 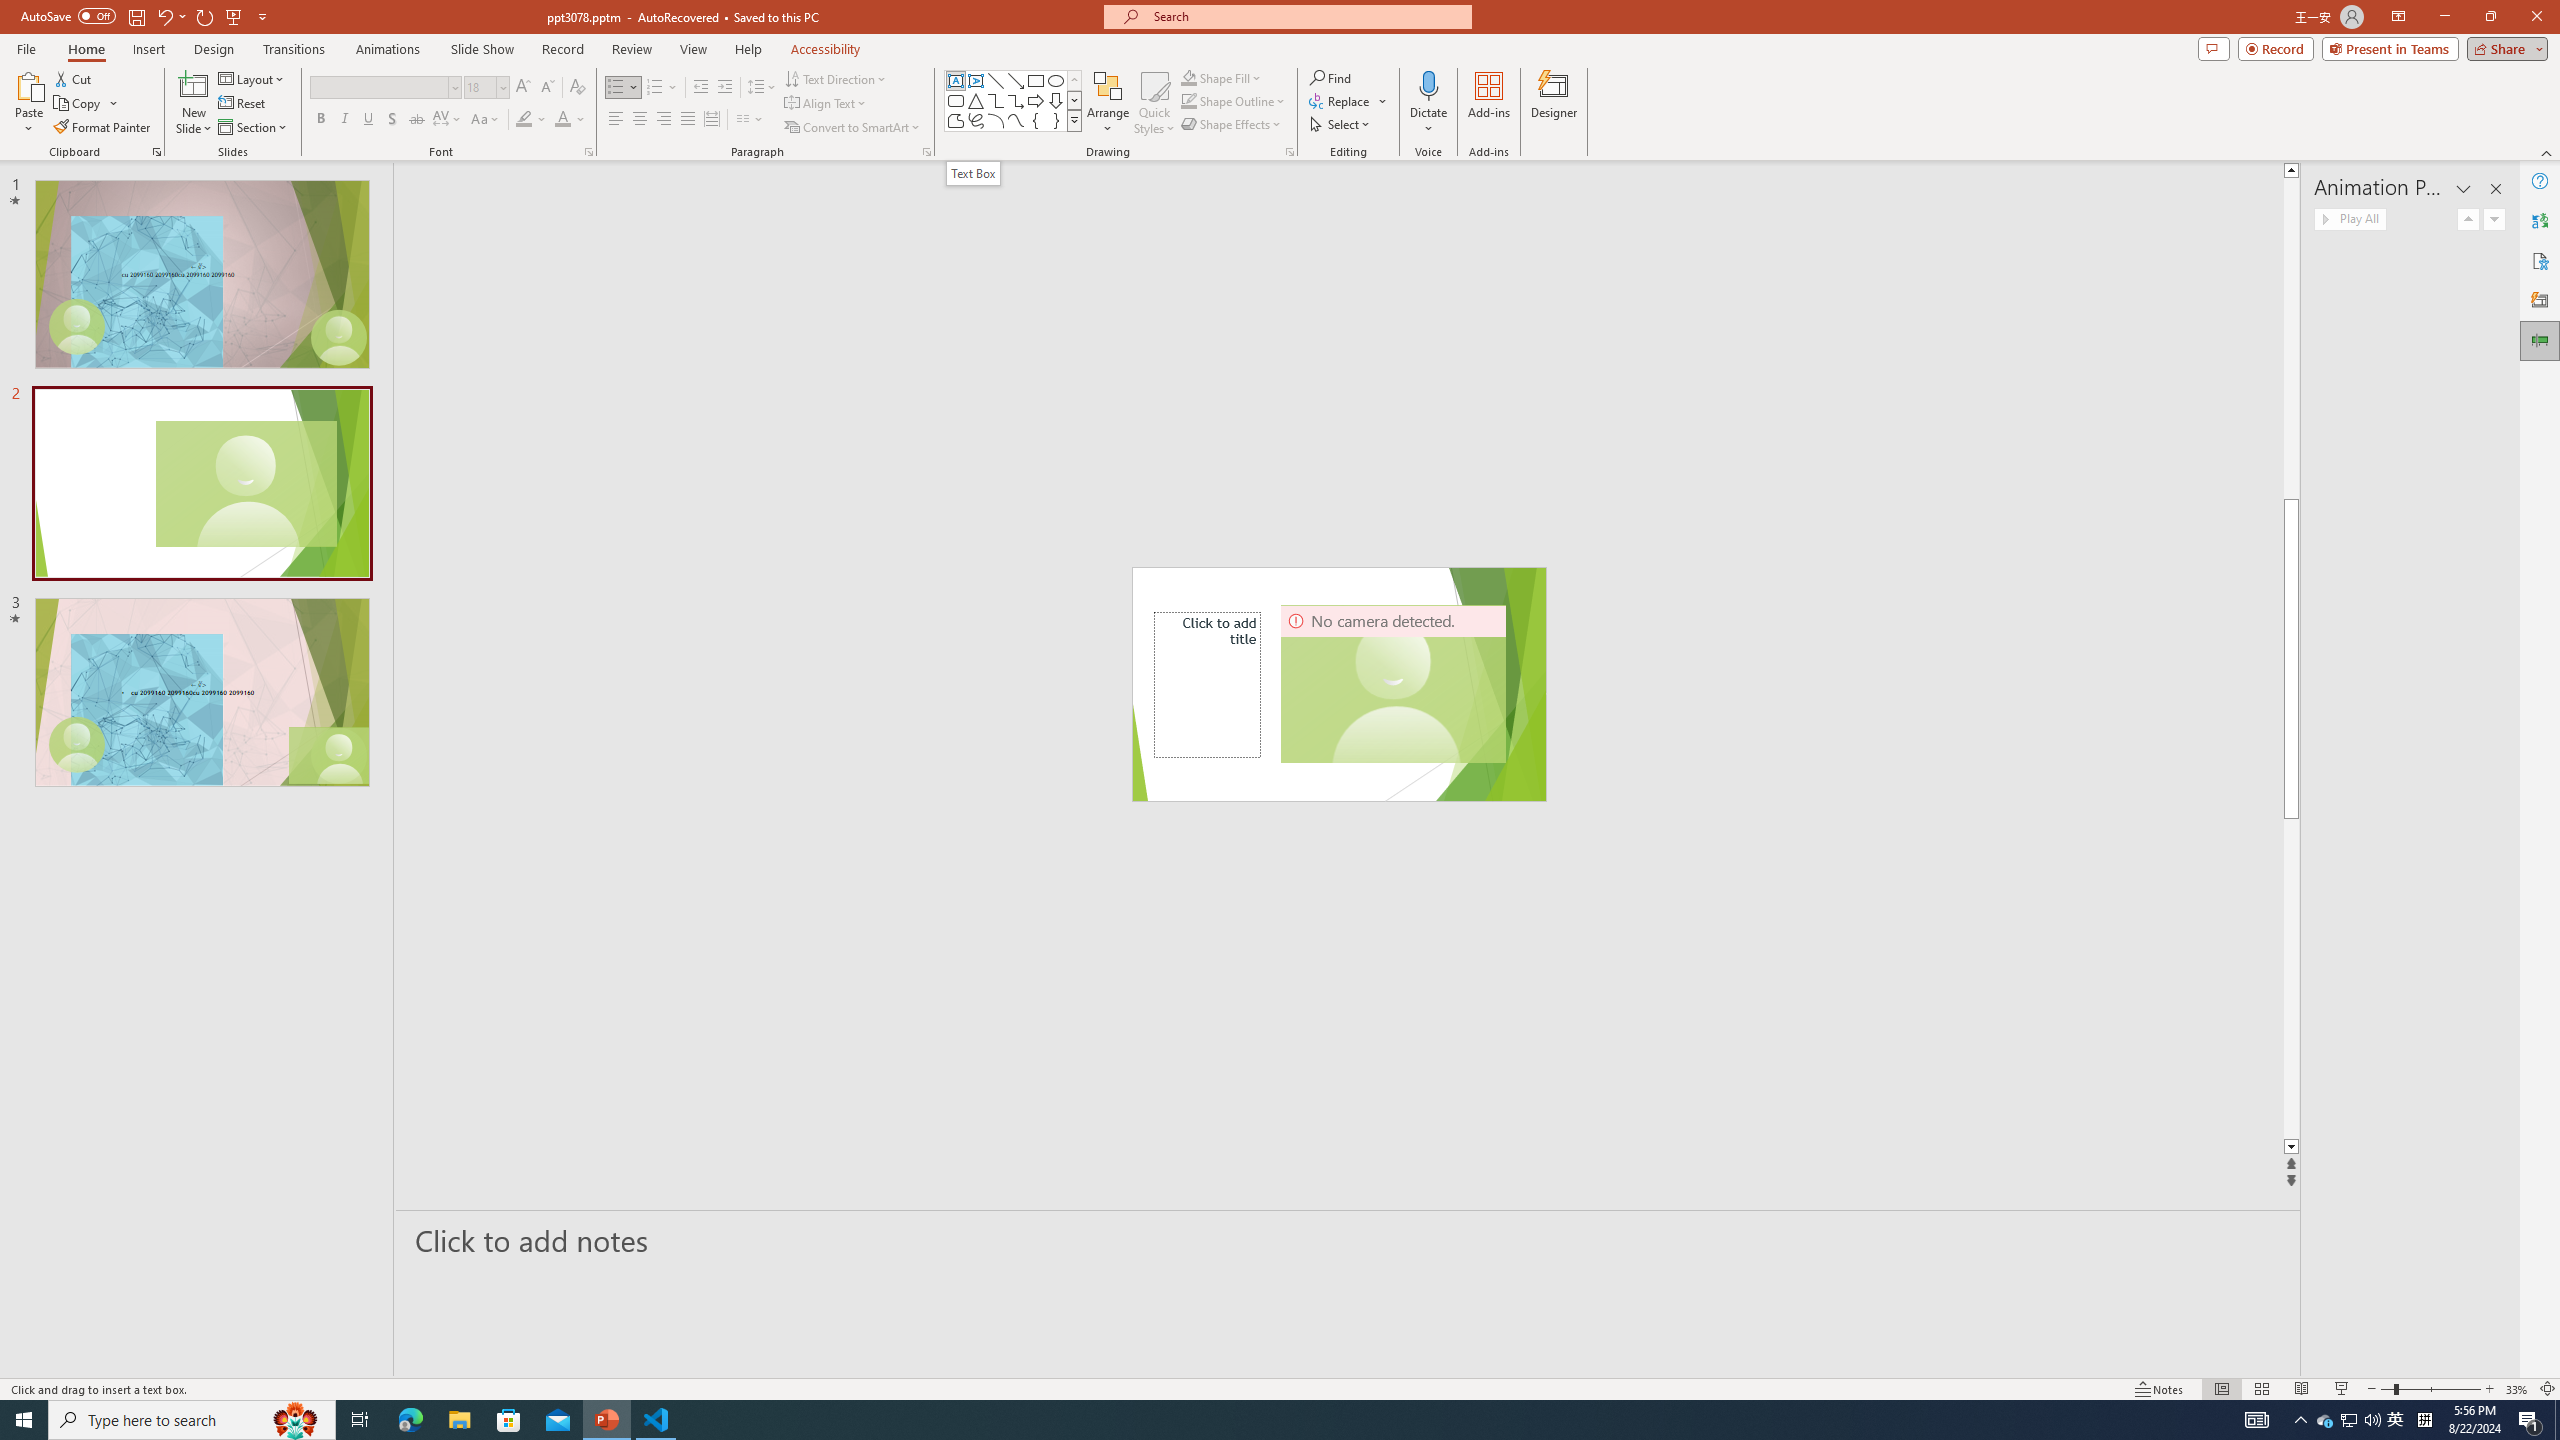 I want to click on 'Play All', so click(x=2349, y=218).